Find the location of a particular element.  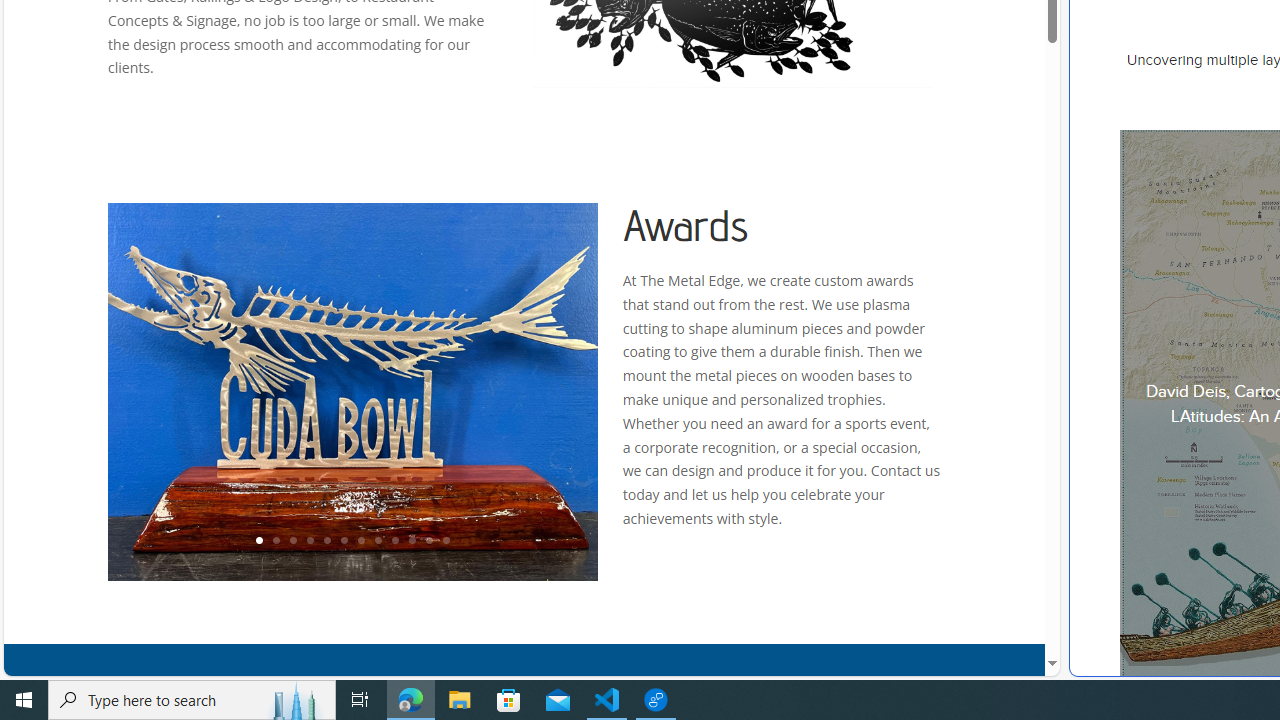

'10' is located at coordinates (411, 541).